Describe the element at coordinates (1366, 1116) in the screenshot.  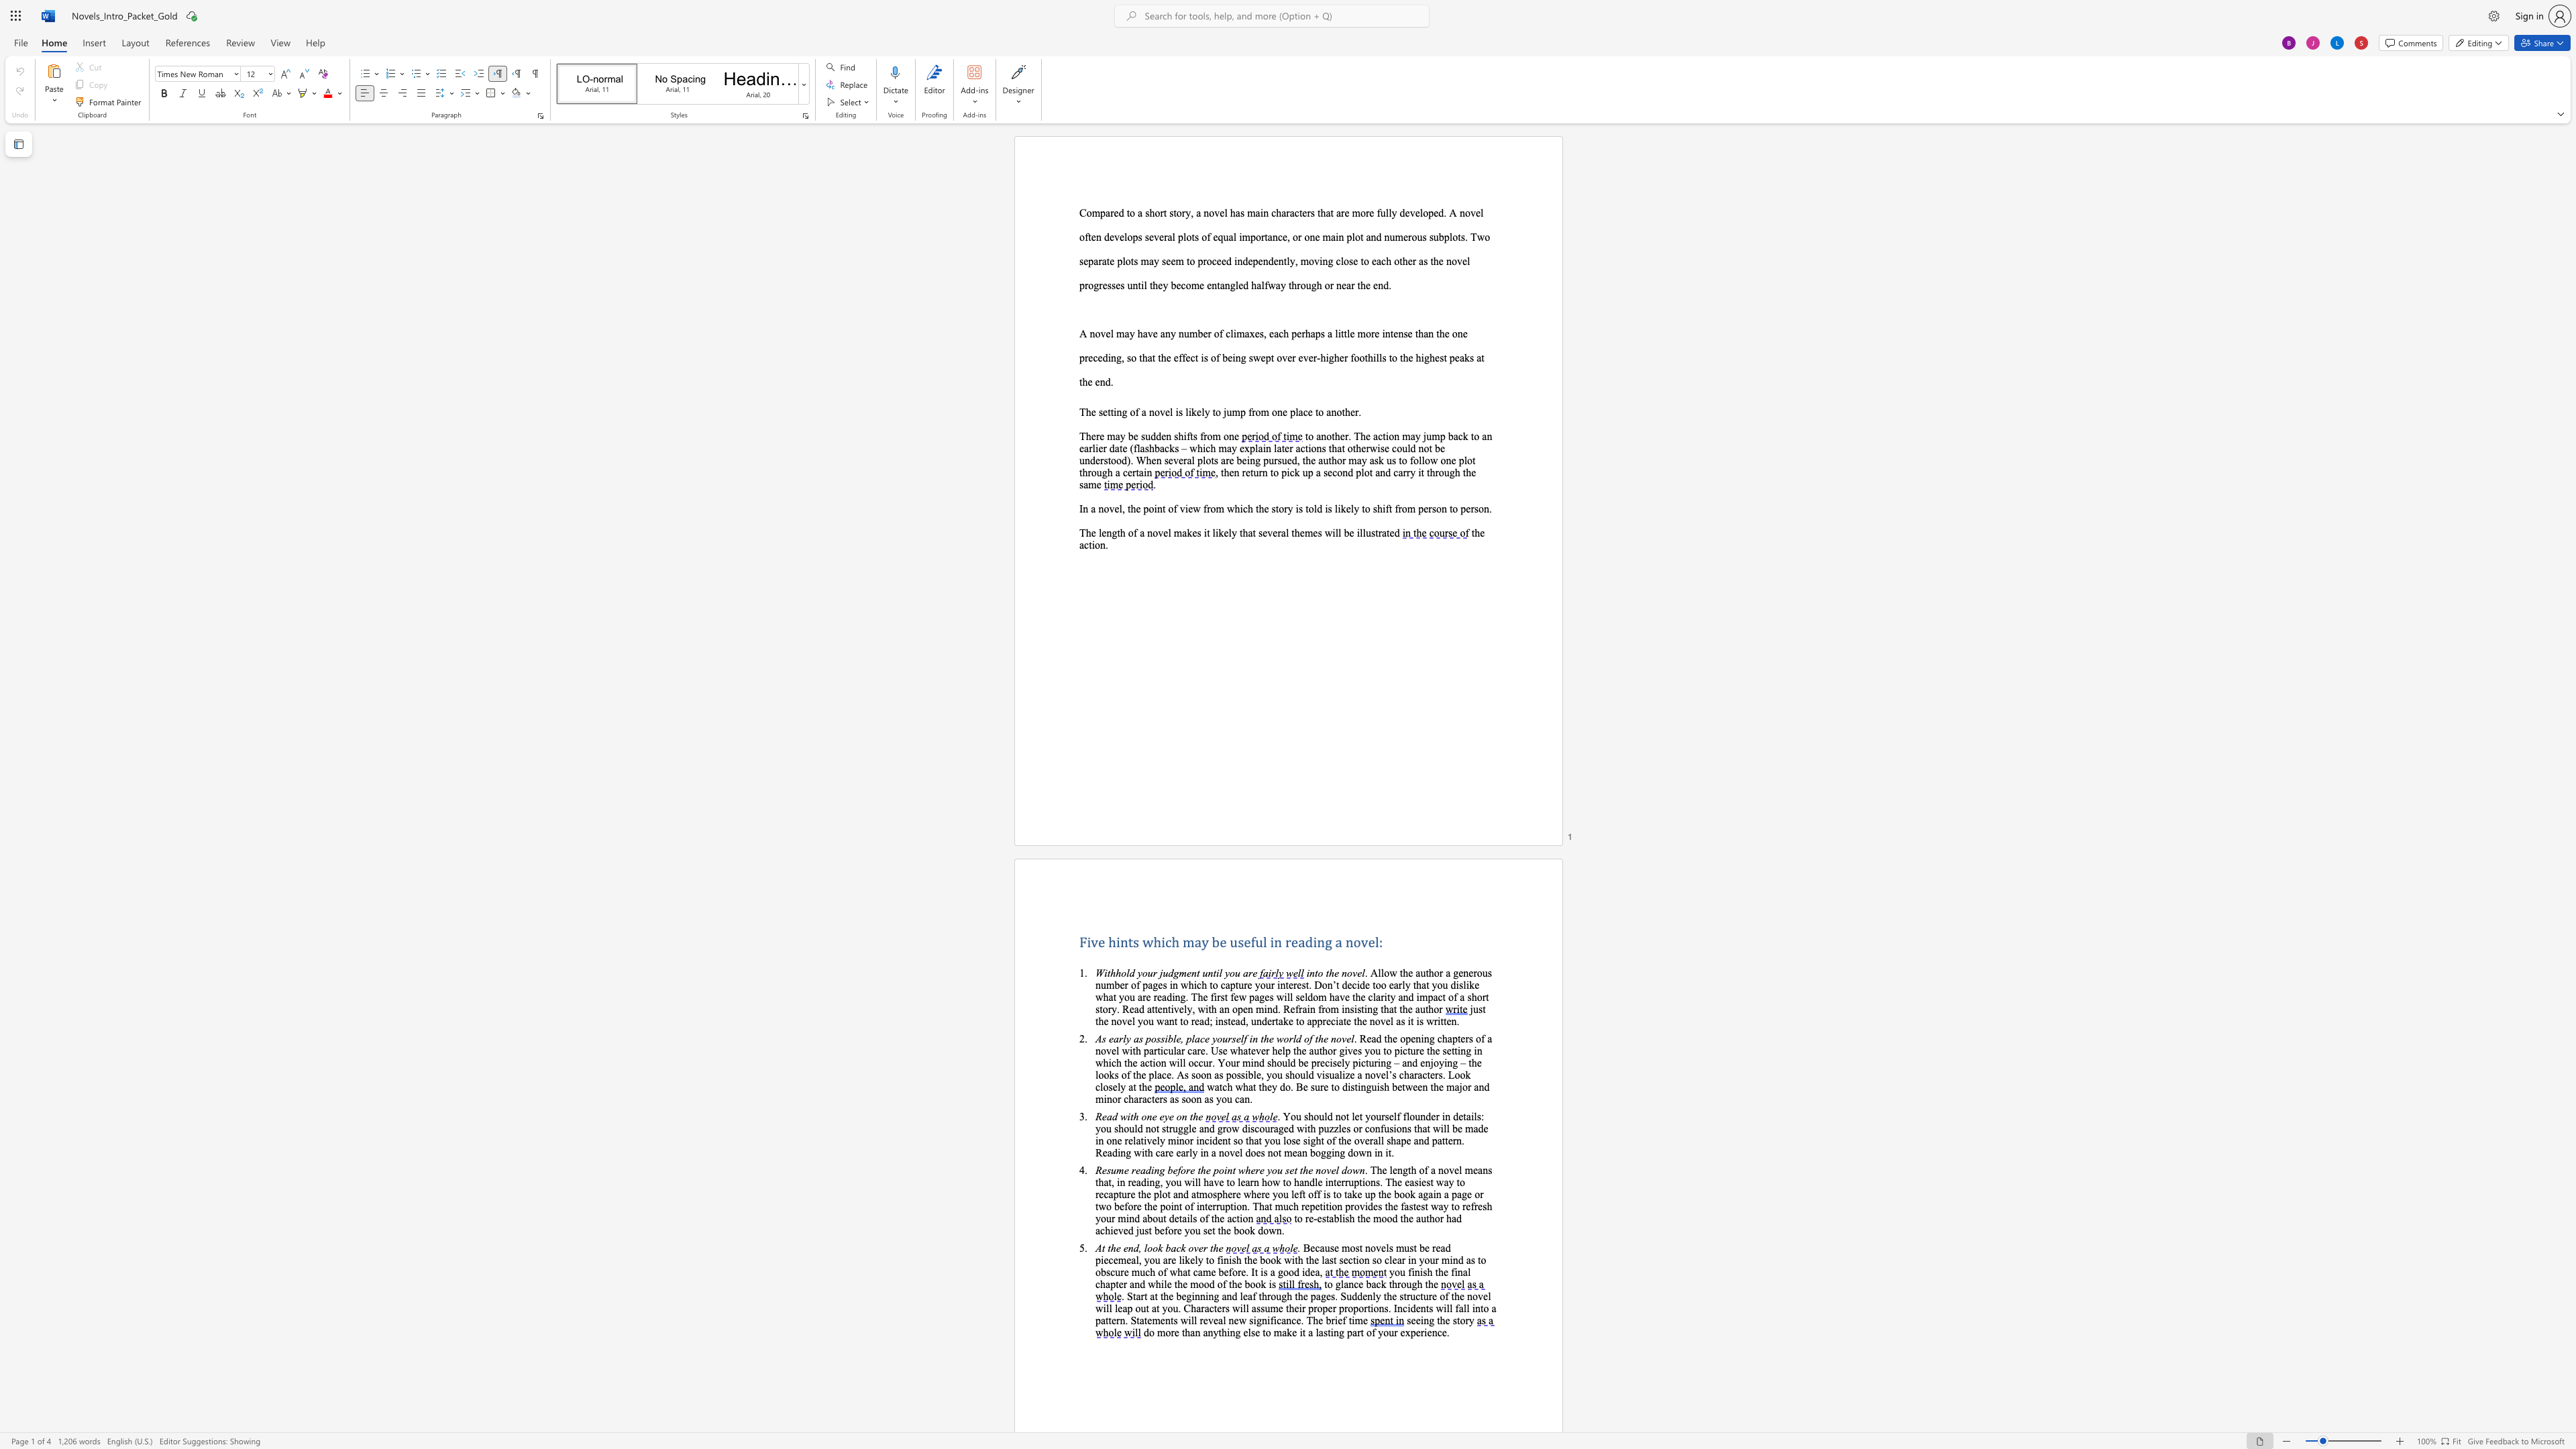
I see `the 1th character "y" in the text` at that location.